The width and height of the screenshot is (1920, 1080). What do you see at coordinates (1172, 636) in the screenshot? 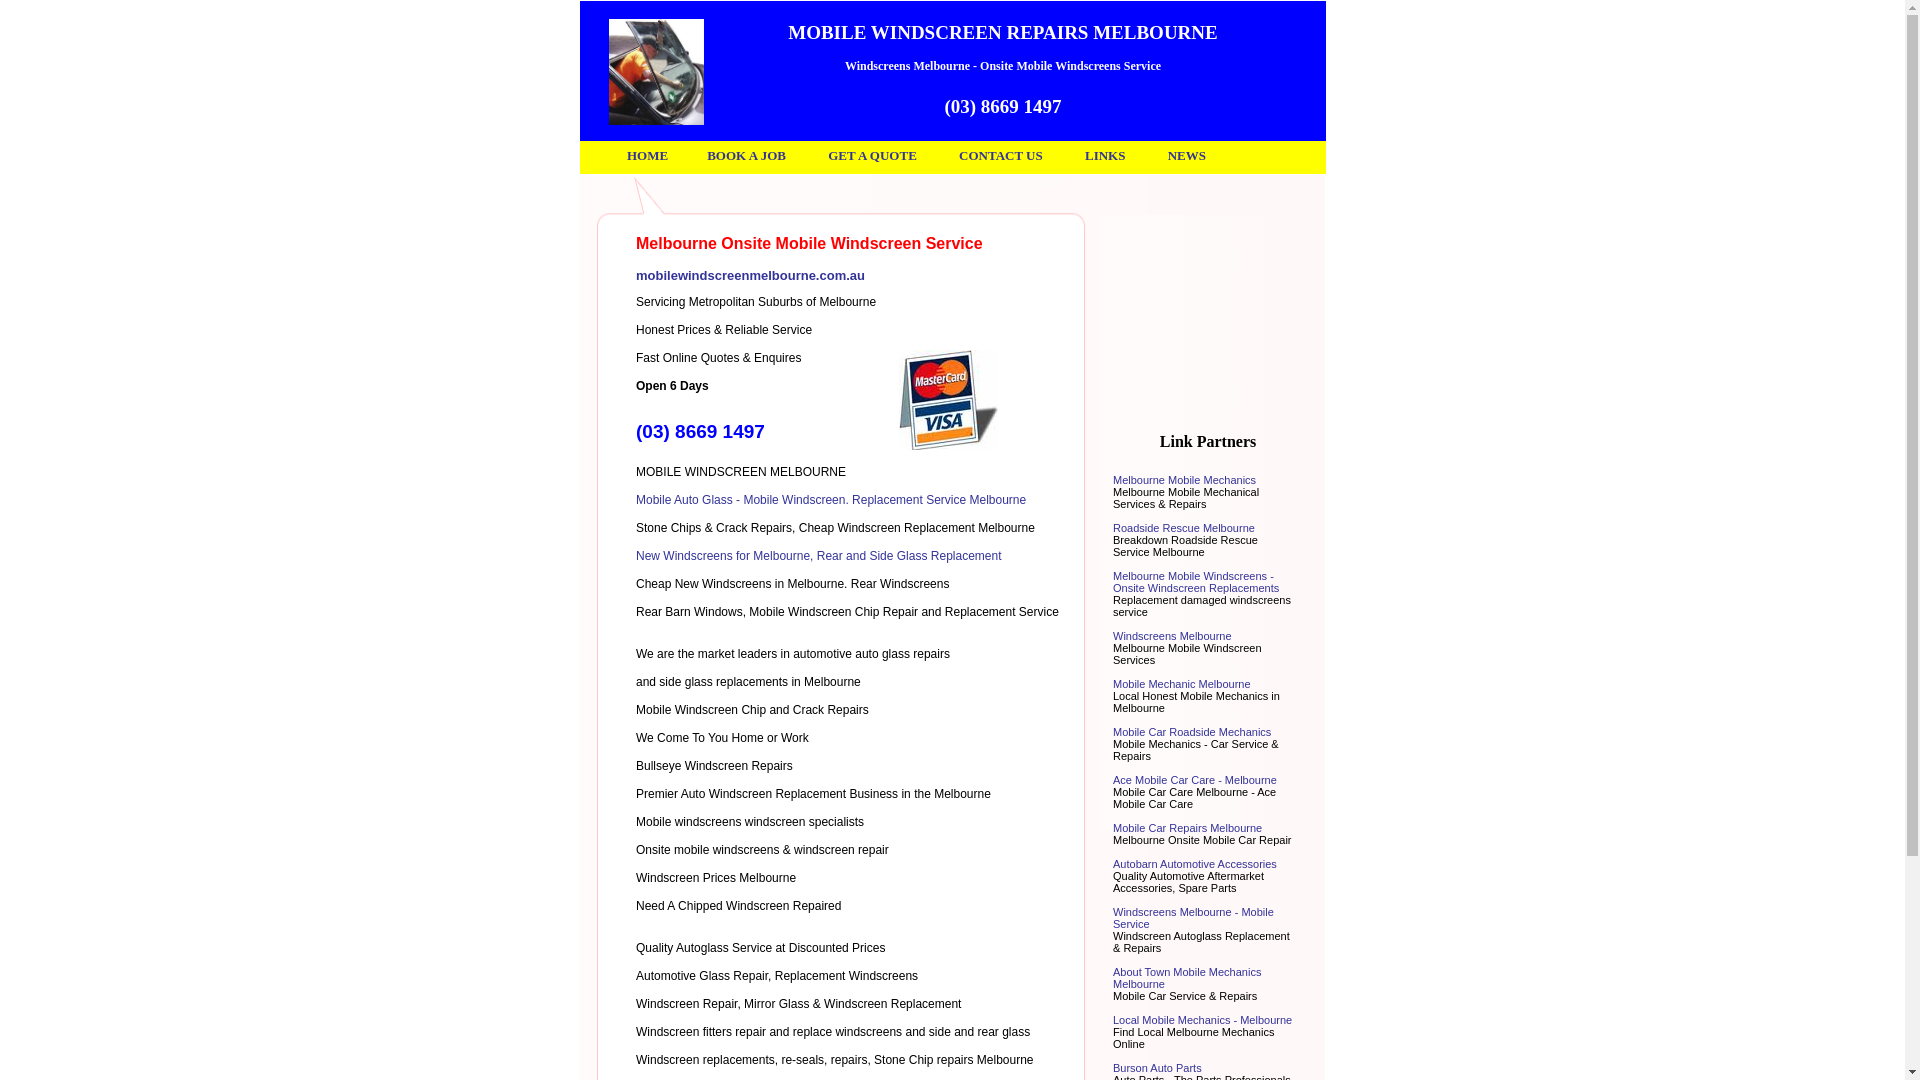
I see `'Windscreens Melbourne'` at bounding box center [1172, 636].